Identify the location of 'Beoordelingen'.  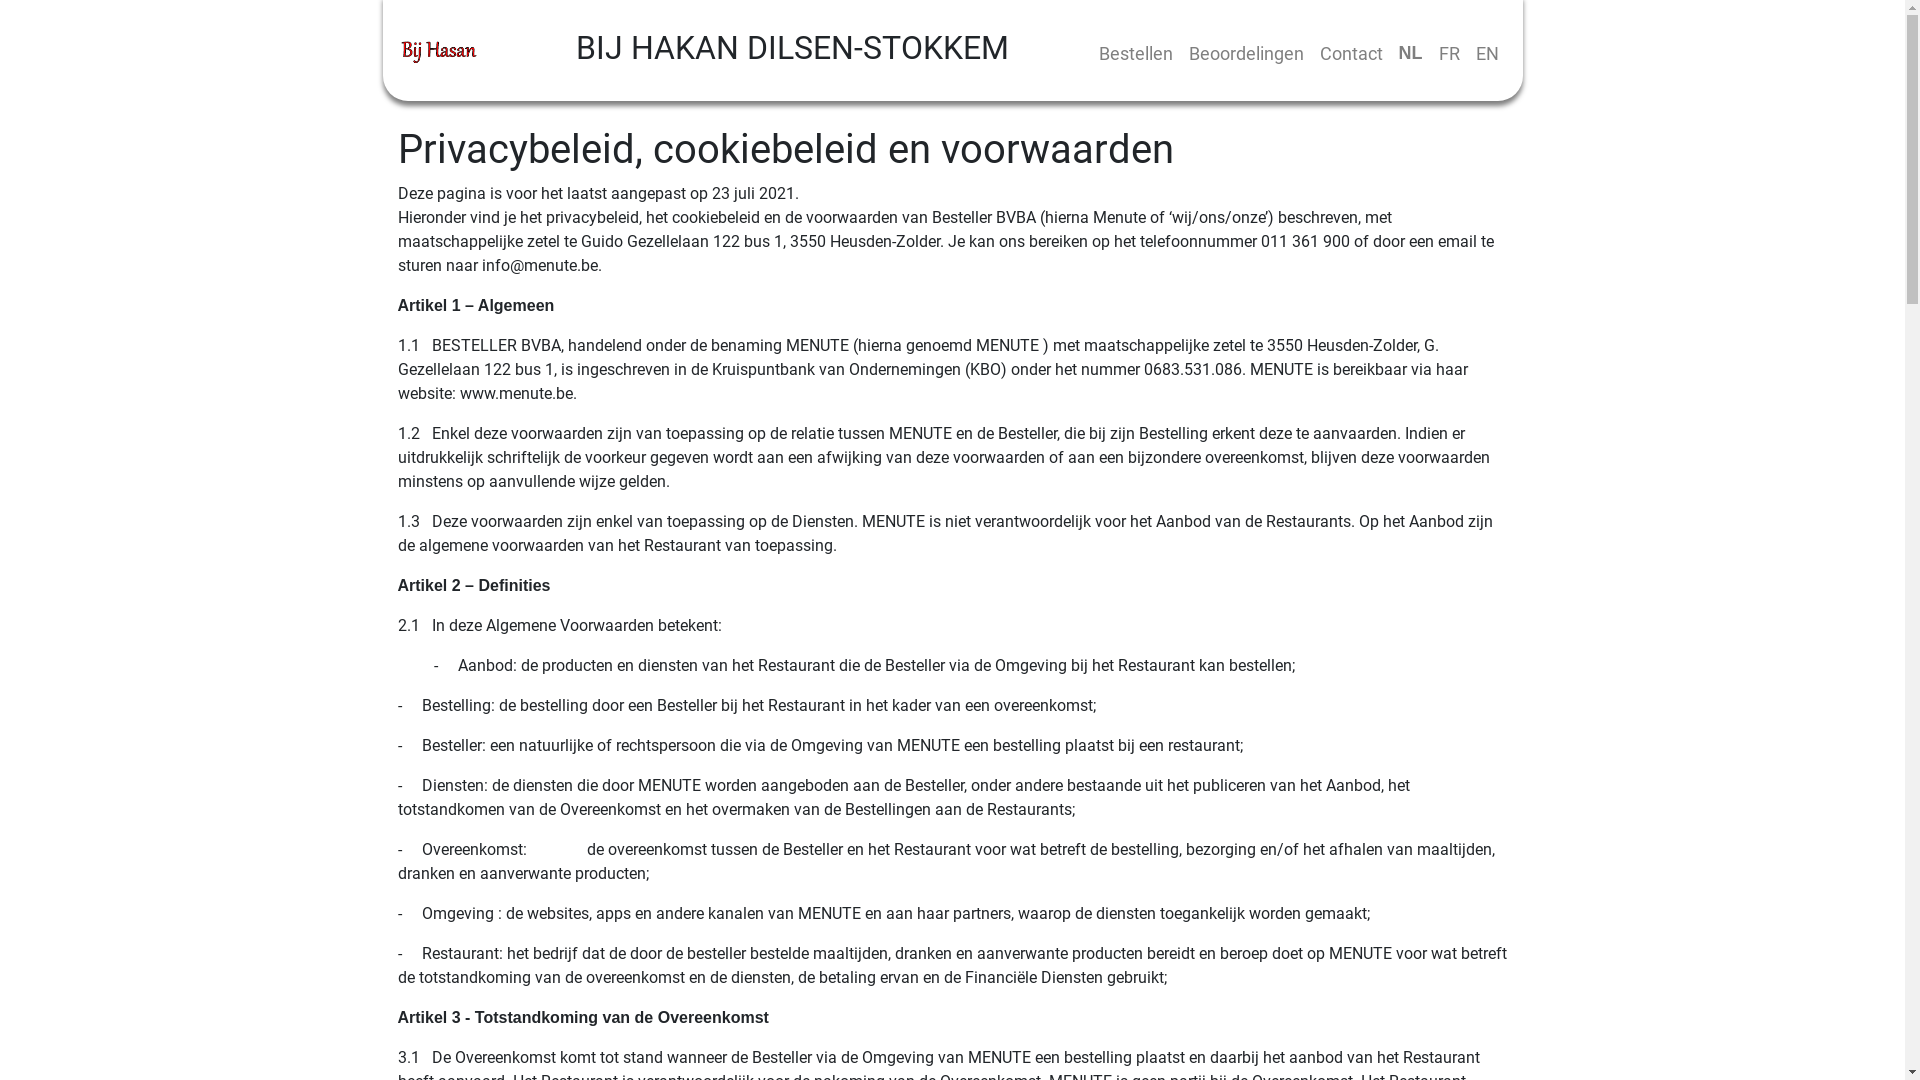
(1244, 52).